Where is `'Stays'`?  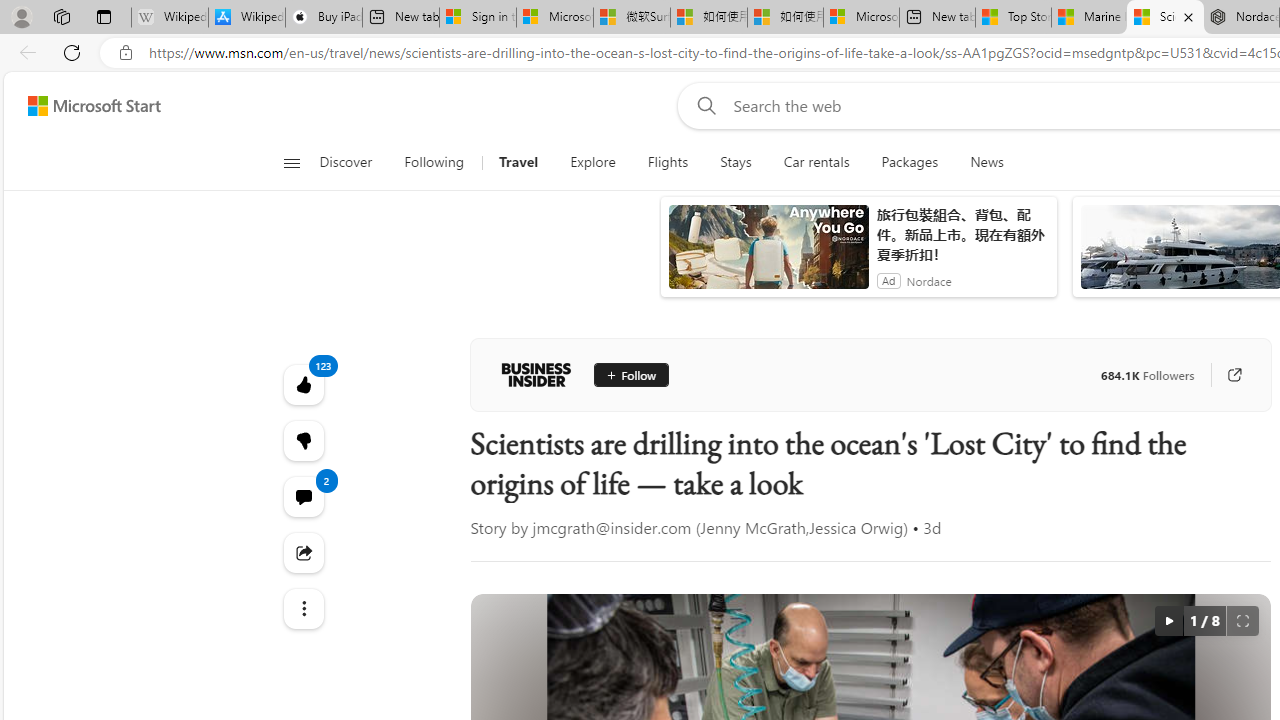 'Stays' is located at coordinates (735, 162).